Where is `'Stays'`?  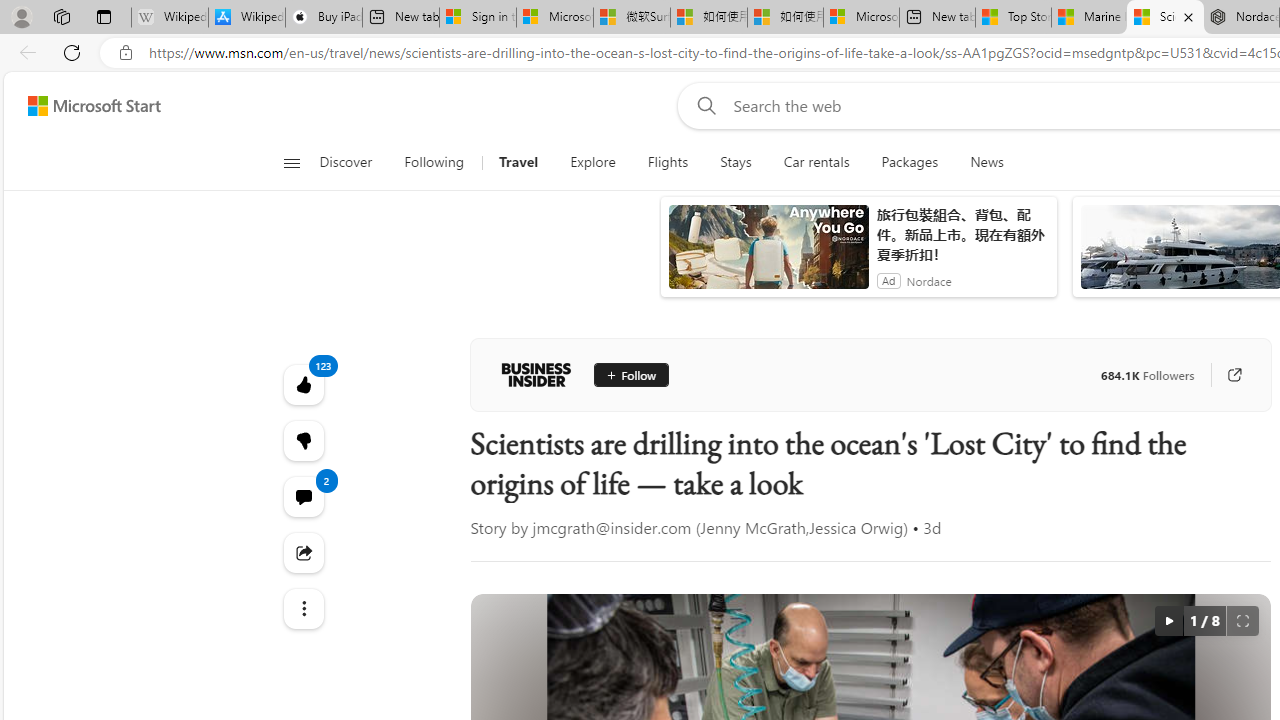 'Stays' is located at coordinates (735, 162).